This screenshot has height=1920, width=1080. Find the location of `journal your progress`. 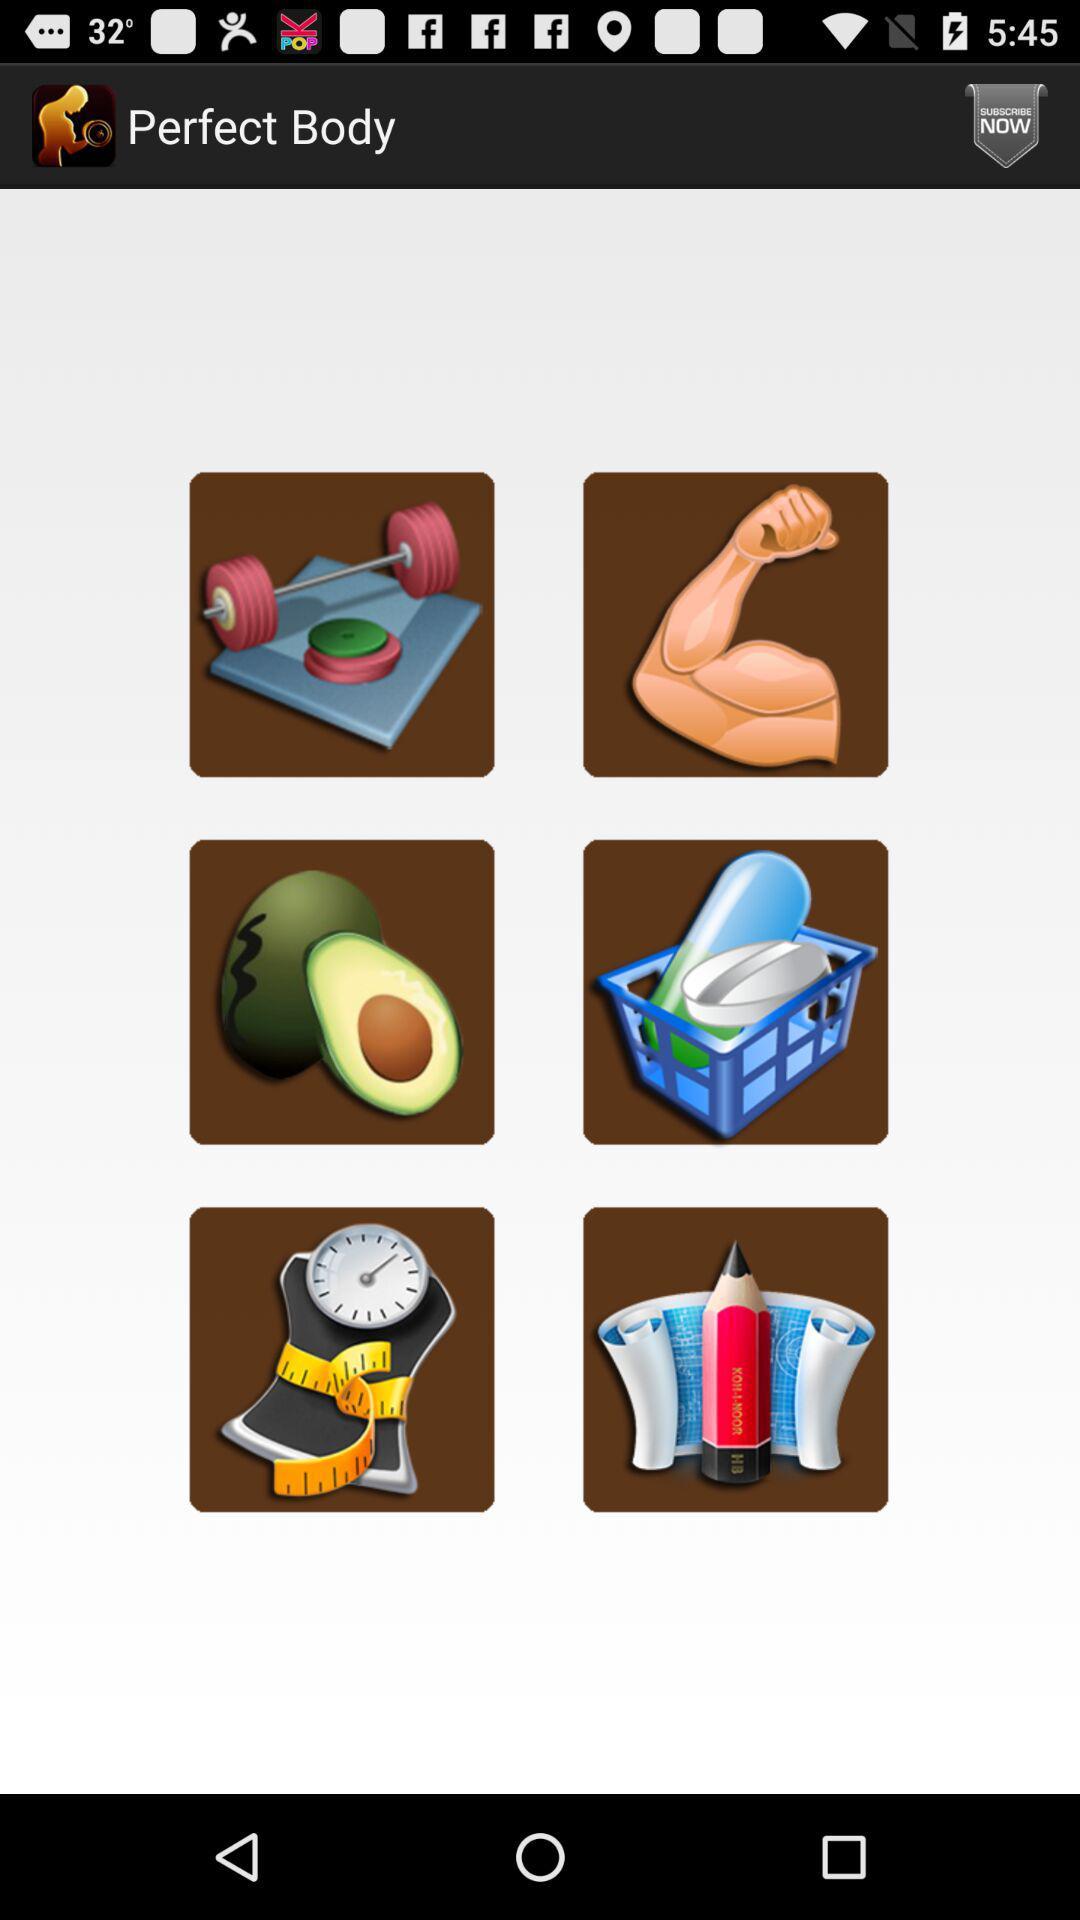

journal your progress is located at coordinates (736, 1358).